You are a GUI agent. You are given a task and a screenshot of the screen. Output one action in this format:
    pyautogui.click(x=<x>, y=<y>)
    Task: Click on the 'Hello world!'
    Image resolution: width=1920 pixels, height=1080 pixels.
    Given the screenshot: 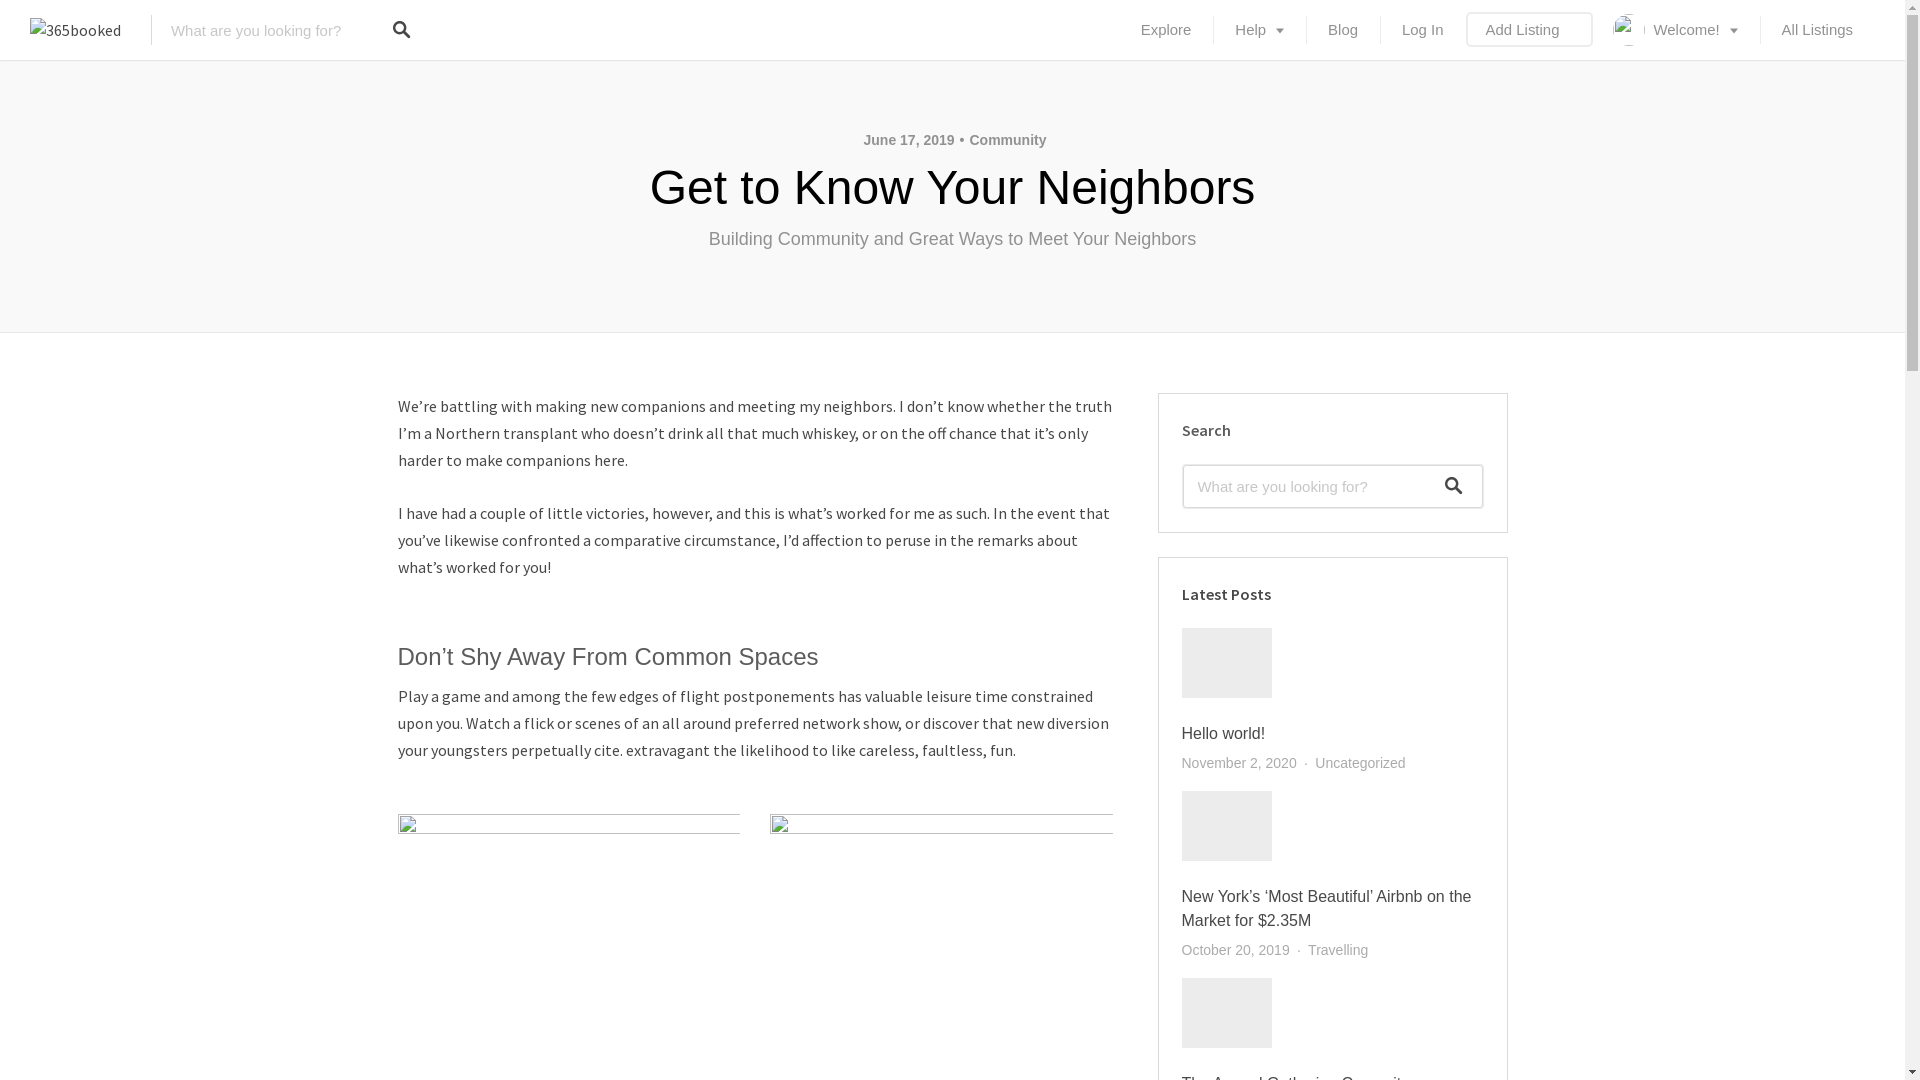 What is the action you would take?
    pyautogui.click(x=1223, y=733)
    